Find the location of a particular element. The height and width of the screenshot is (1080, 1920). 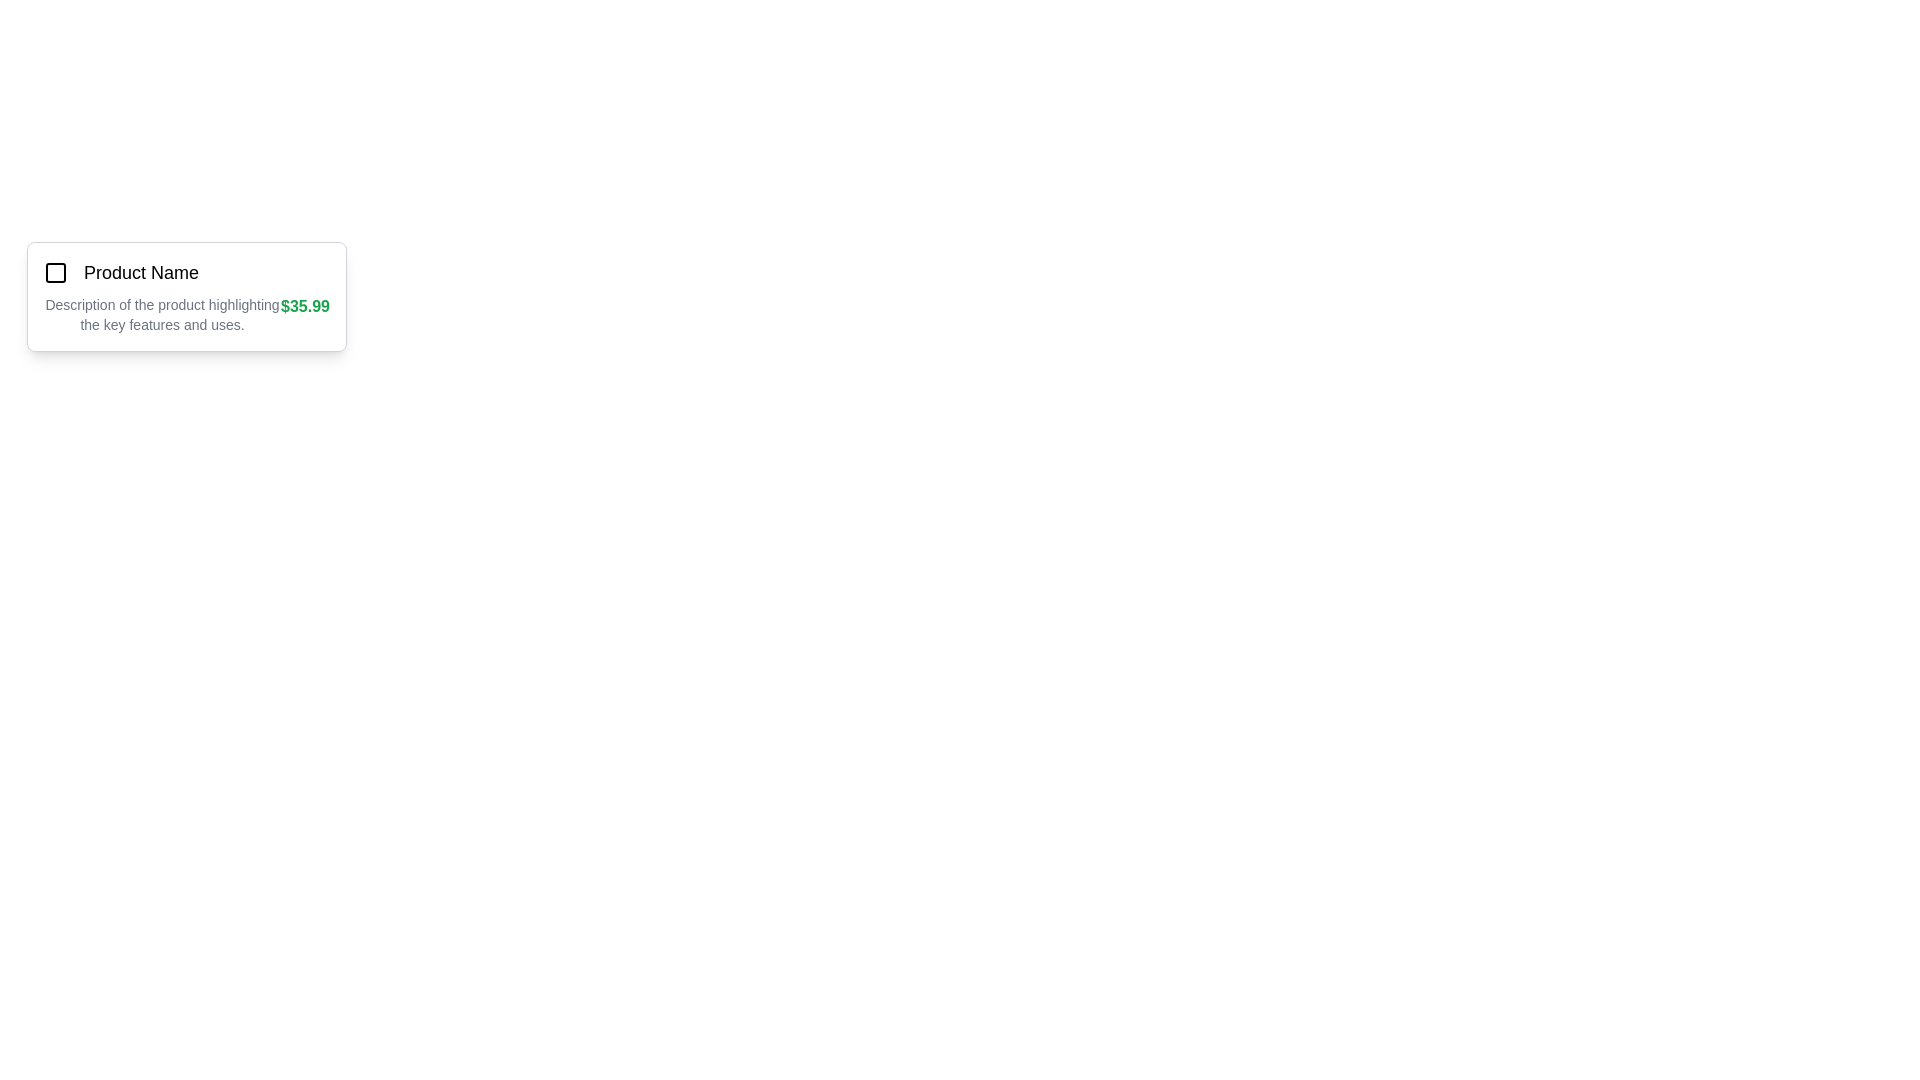

the icon related to 'Product Name', which is positioned on the leftmost side adjacent to the text 'Product Name' is located at coordinates (56, 273).